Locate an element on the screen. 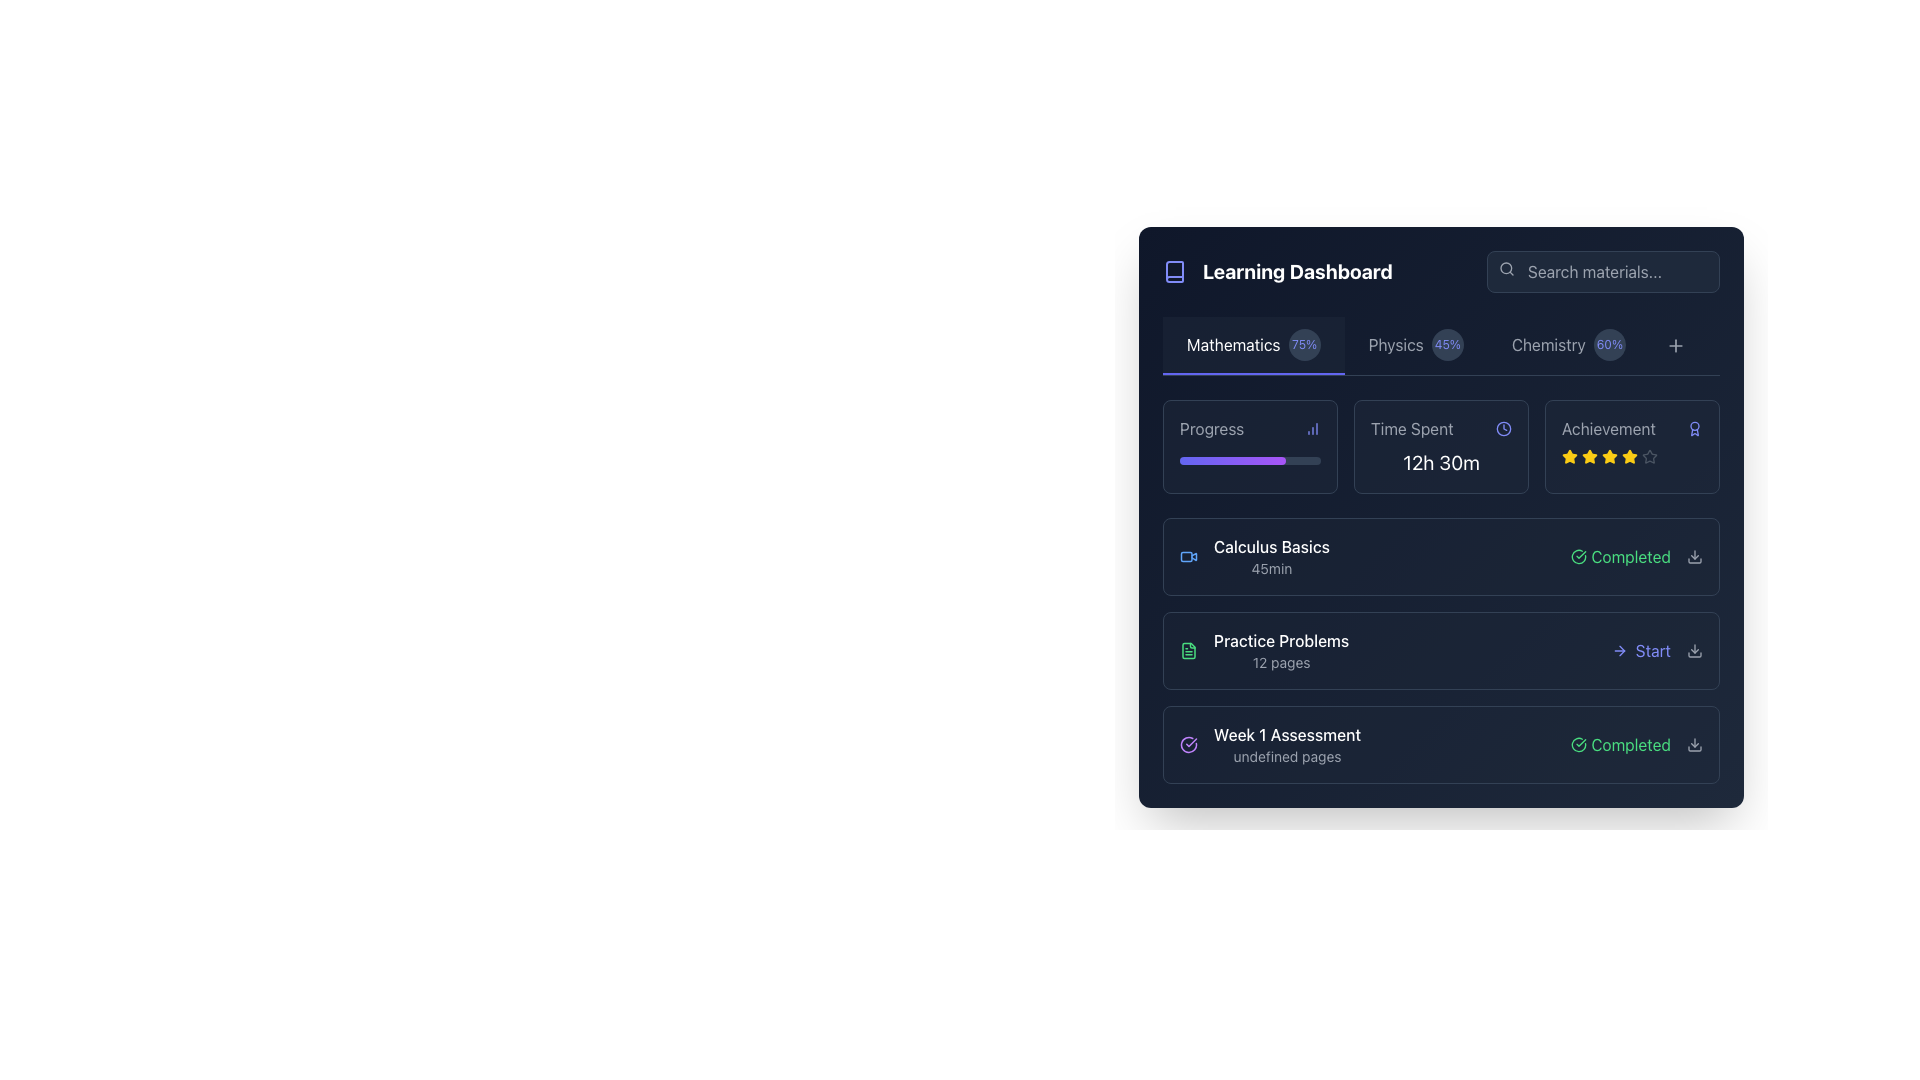 Image resolution: width=1920 pixels, height=1080 pixels. text label displaying 'undefined pages', which is positioned directly below the 'Week 1 Assessment' heading in small gray font is located at coordinates (1287, 756).